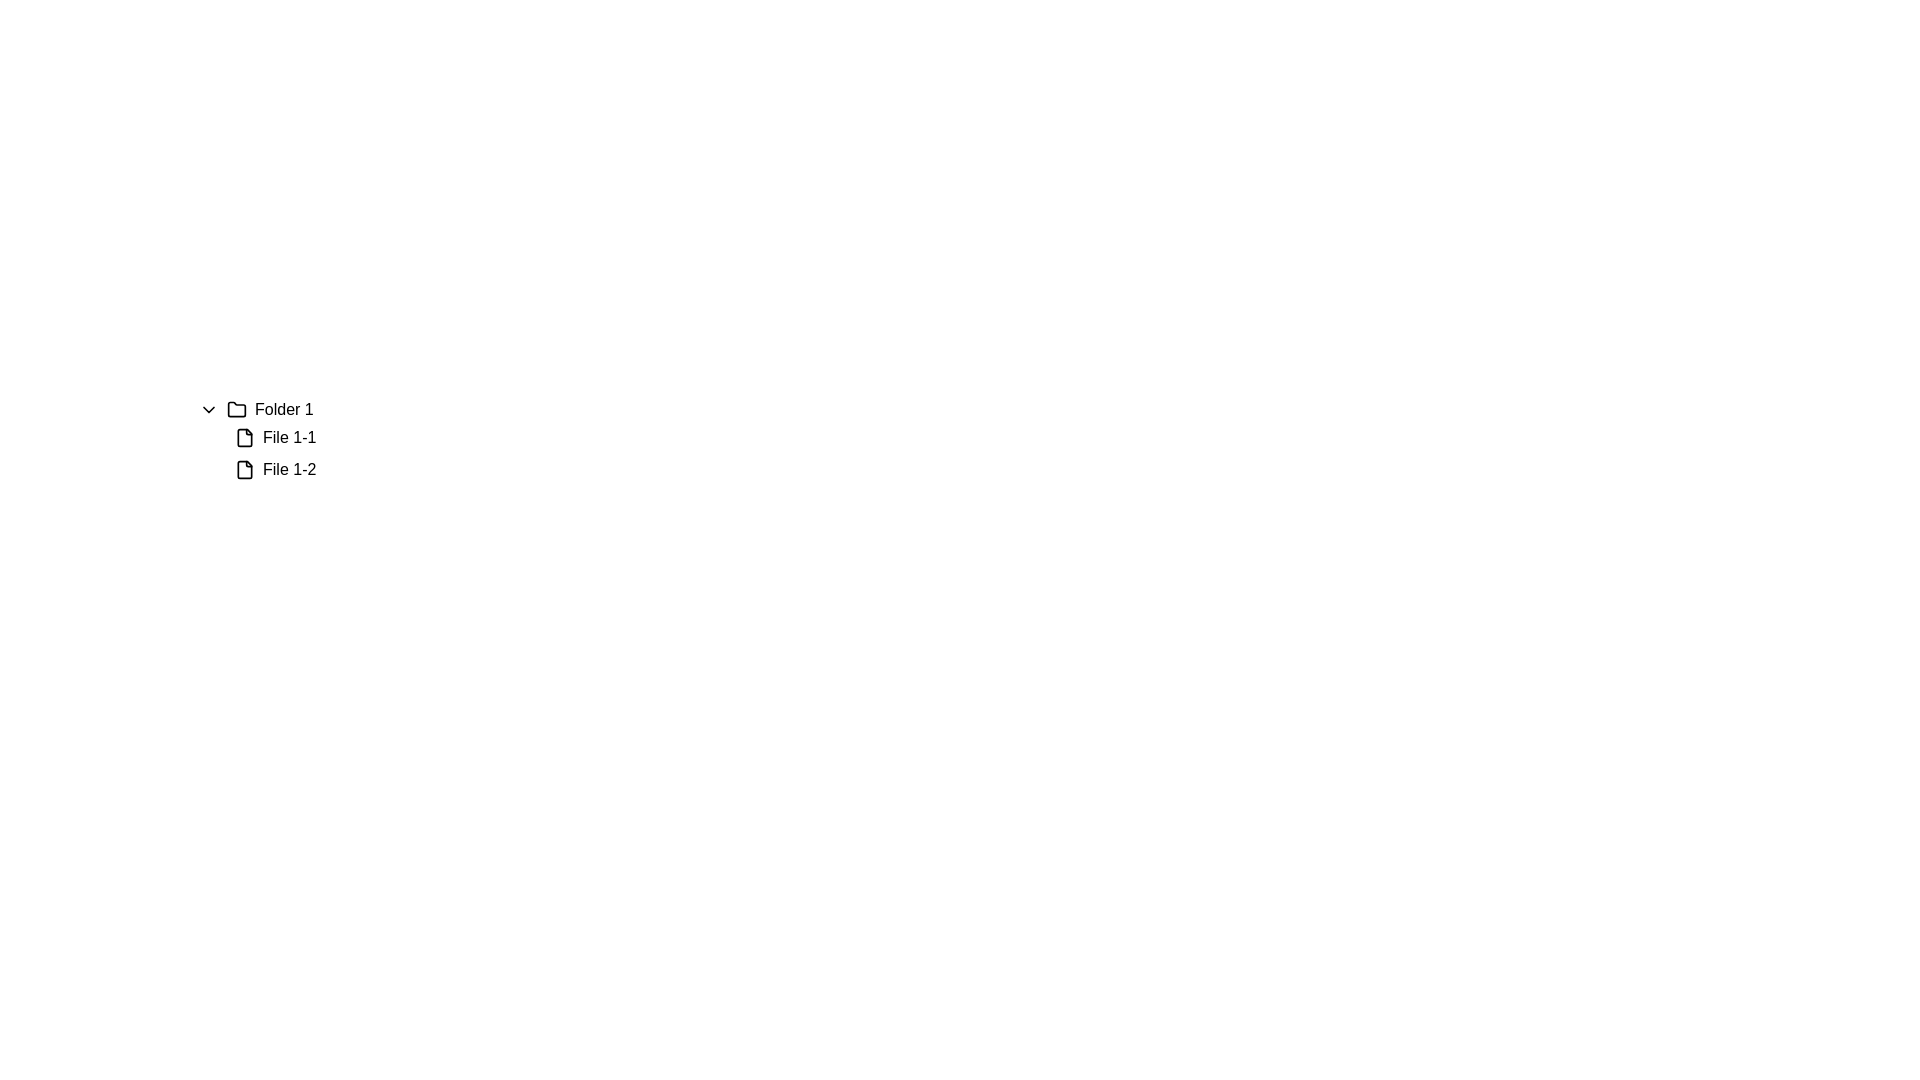 This screenshot has width=1920, height=1080. What do you see at coordinates (243, 437) in the screenshot?
I see `the file icon representing 'File 1-1' located under 'Folder 1'` at bounding box center [243, 437].